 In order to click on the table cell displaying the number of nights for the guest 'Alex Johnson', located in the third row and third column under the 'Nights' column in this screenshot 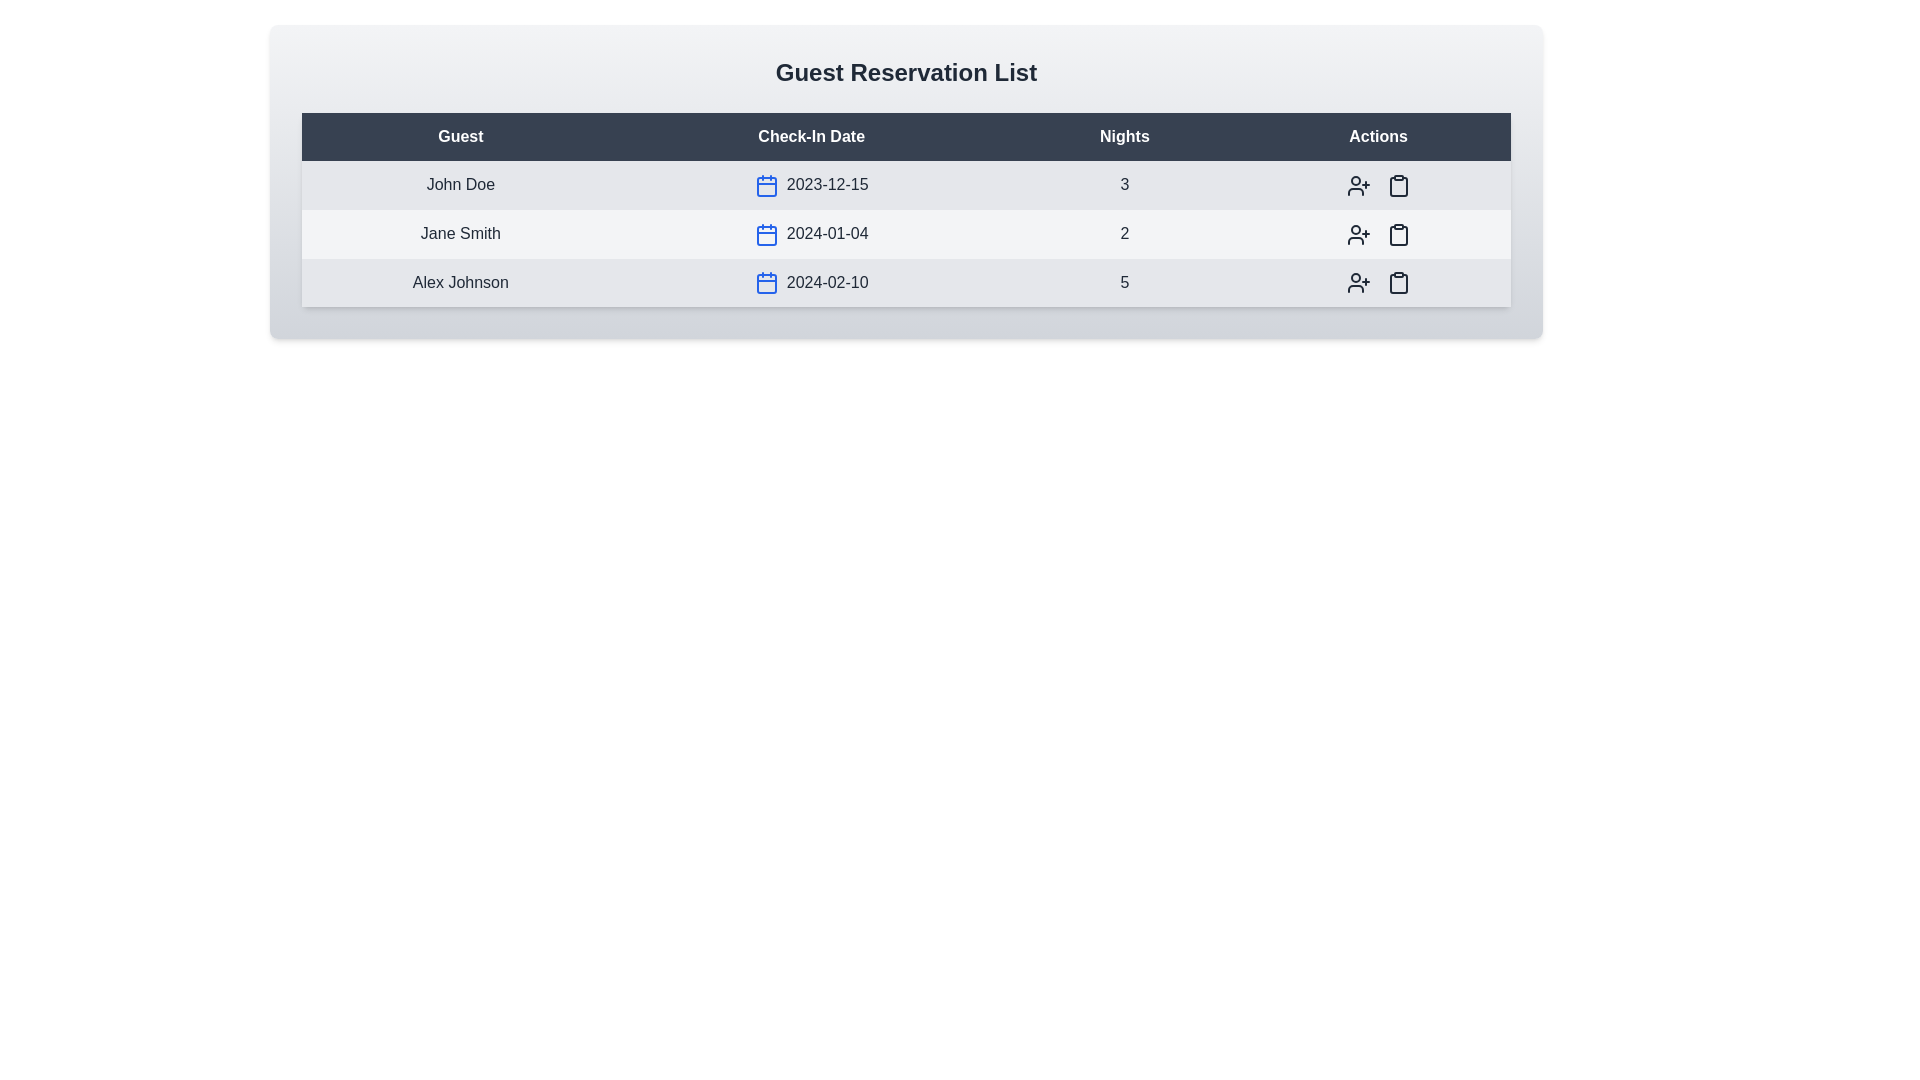, I will do `click(1124, 282)`.